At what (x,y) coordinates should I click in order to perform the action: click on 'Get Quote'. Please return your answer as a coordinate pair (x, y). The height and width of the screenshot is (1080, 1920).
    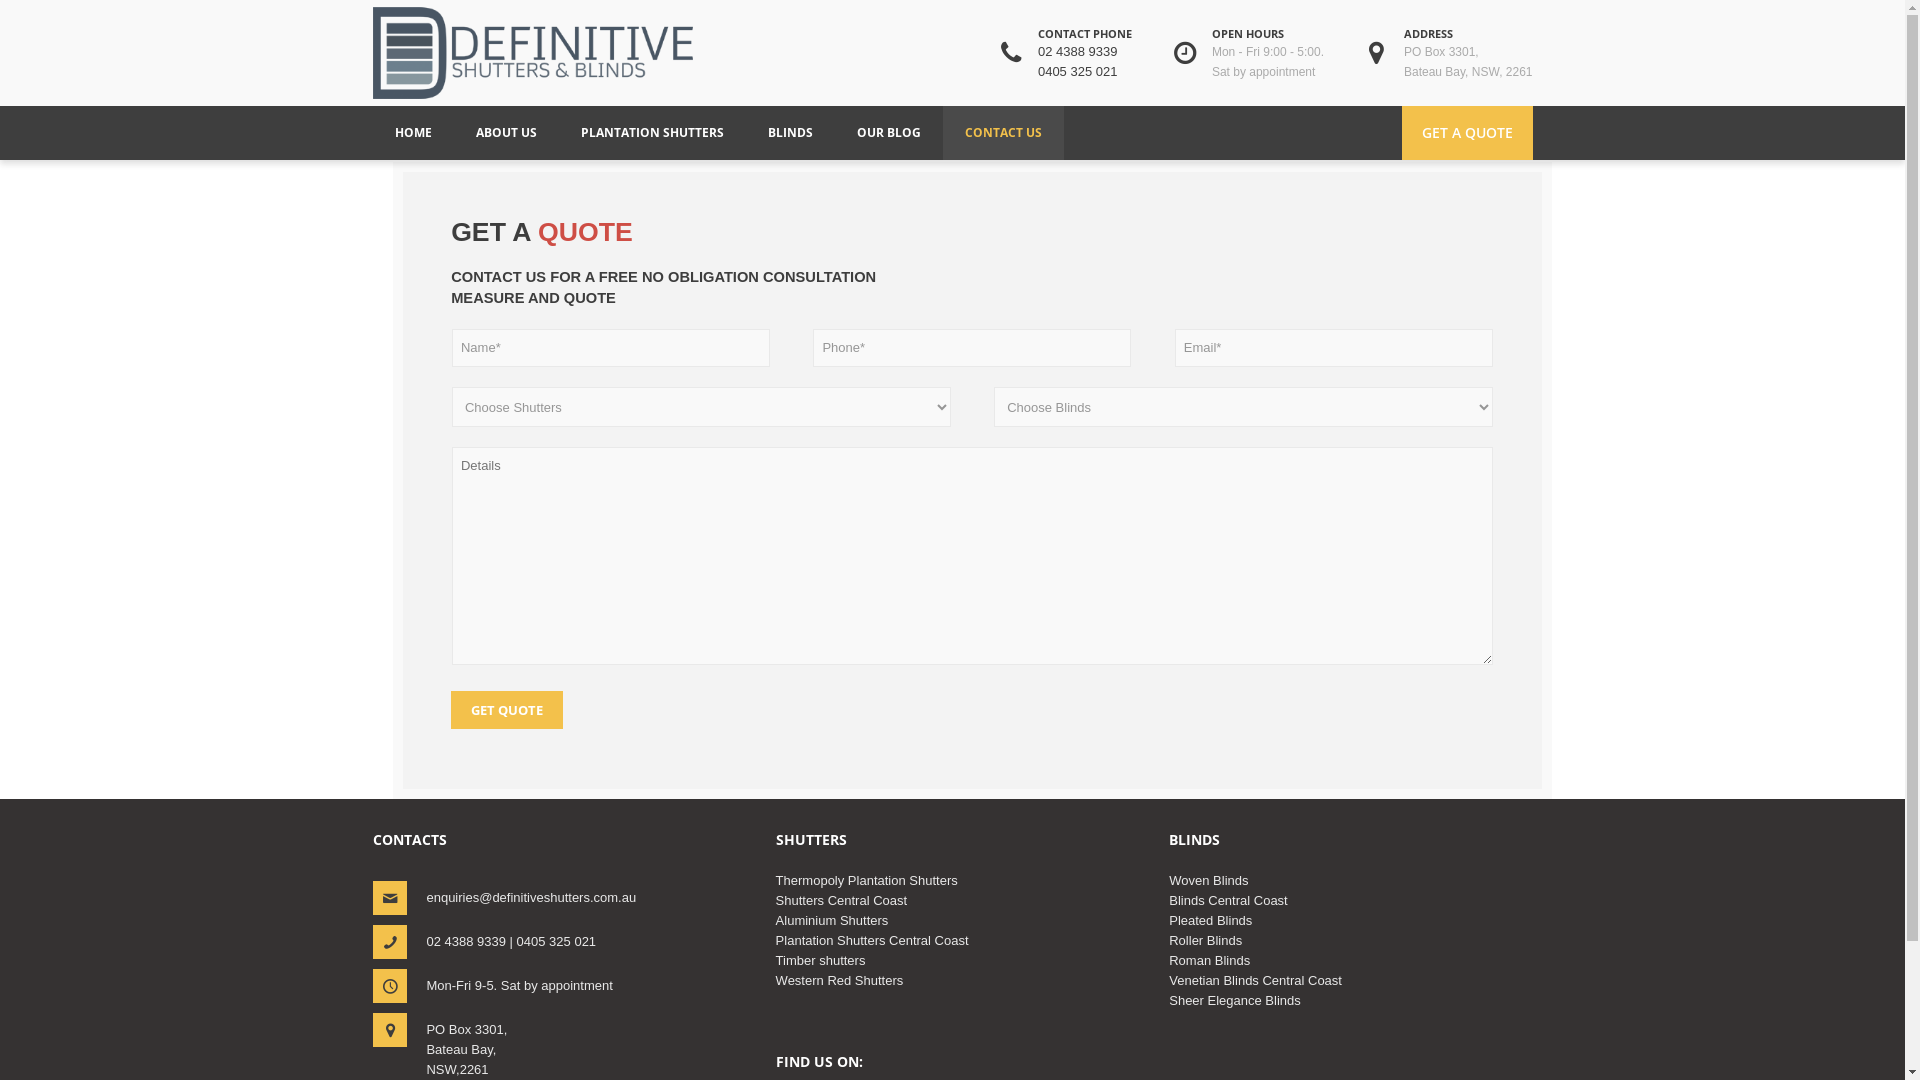
    Looking at the image, I should click on (507, 708).